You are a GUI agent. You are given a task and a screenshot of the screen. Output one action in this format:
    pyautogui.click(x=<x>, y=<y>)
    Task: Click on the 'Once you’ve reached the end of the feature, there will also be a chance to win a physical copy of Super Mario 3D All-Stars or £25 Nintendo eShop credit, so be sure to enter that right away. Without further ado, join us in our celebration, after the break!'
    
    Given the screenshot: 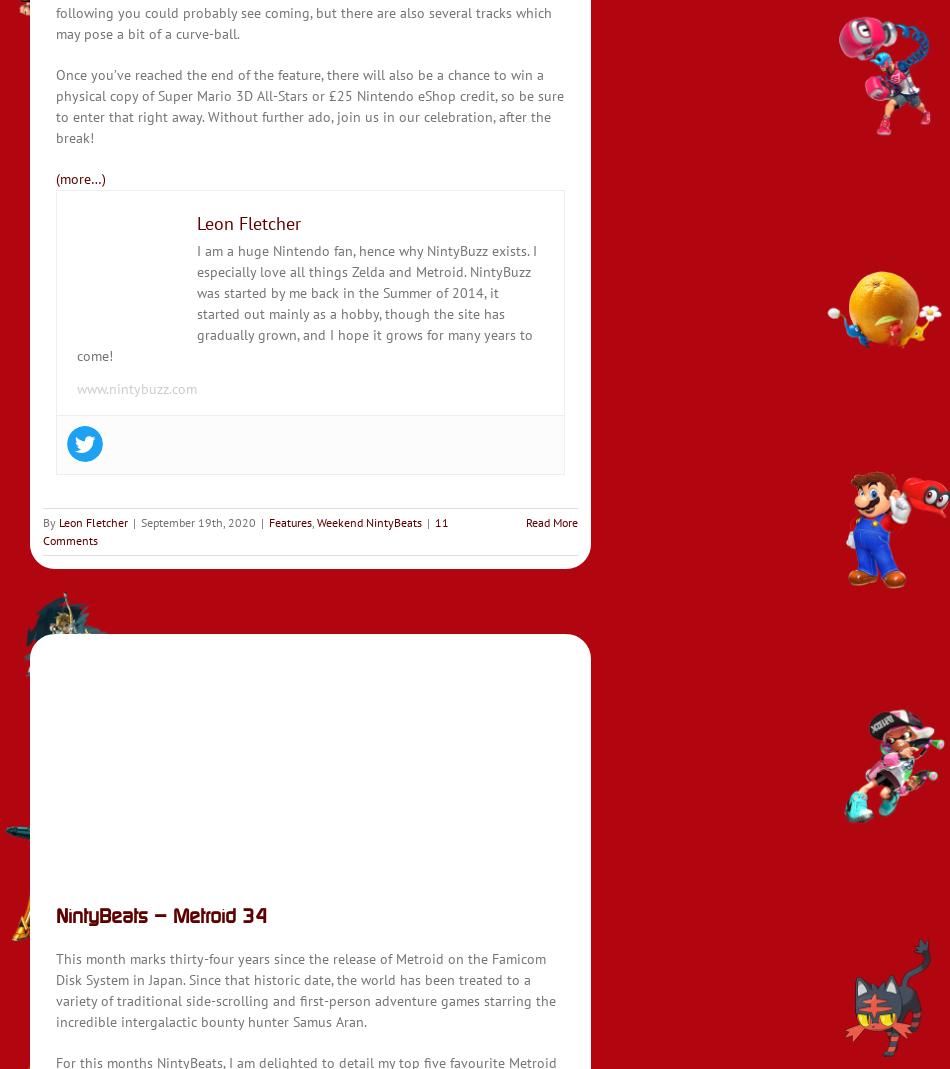 What is the action you would take?
    pyautogui.click(x=308, y=105)
    